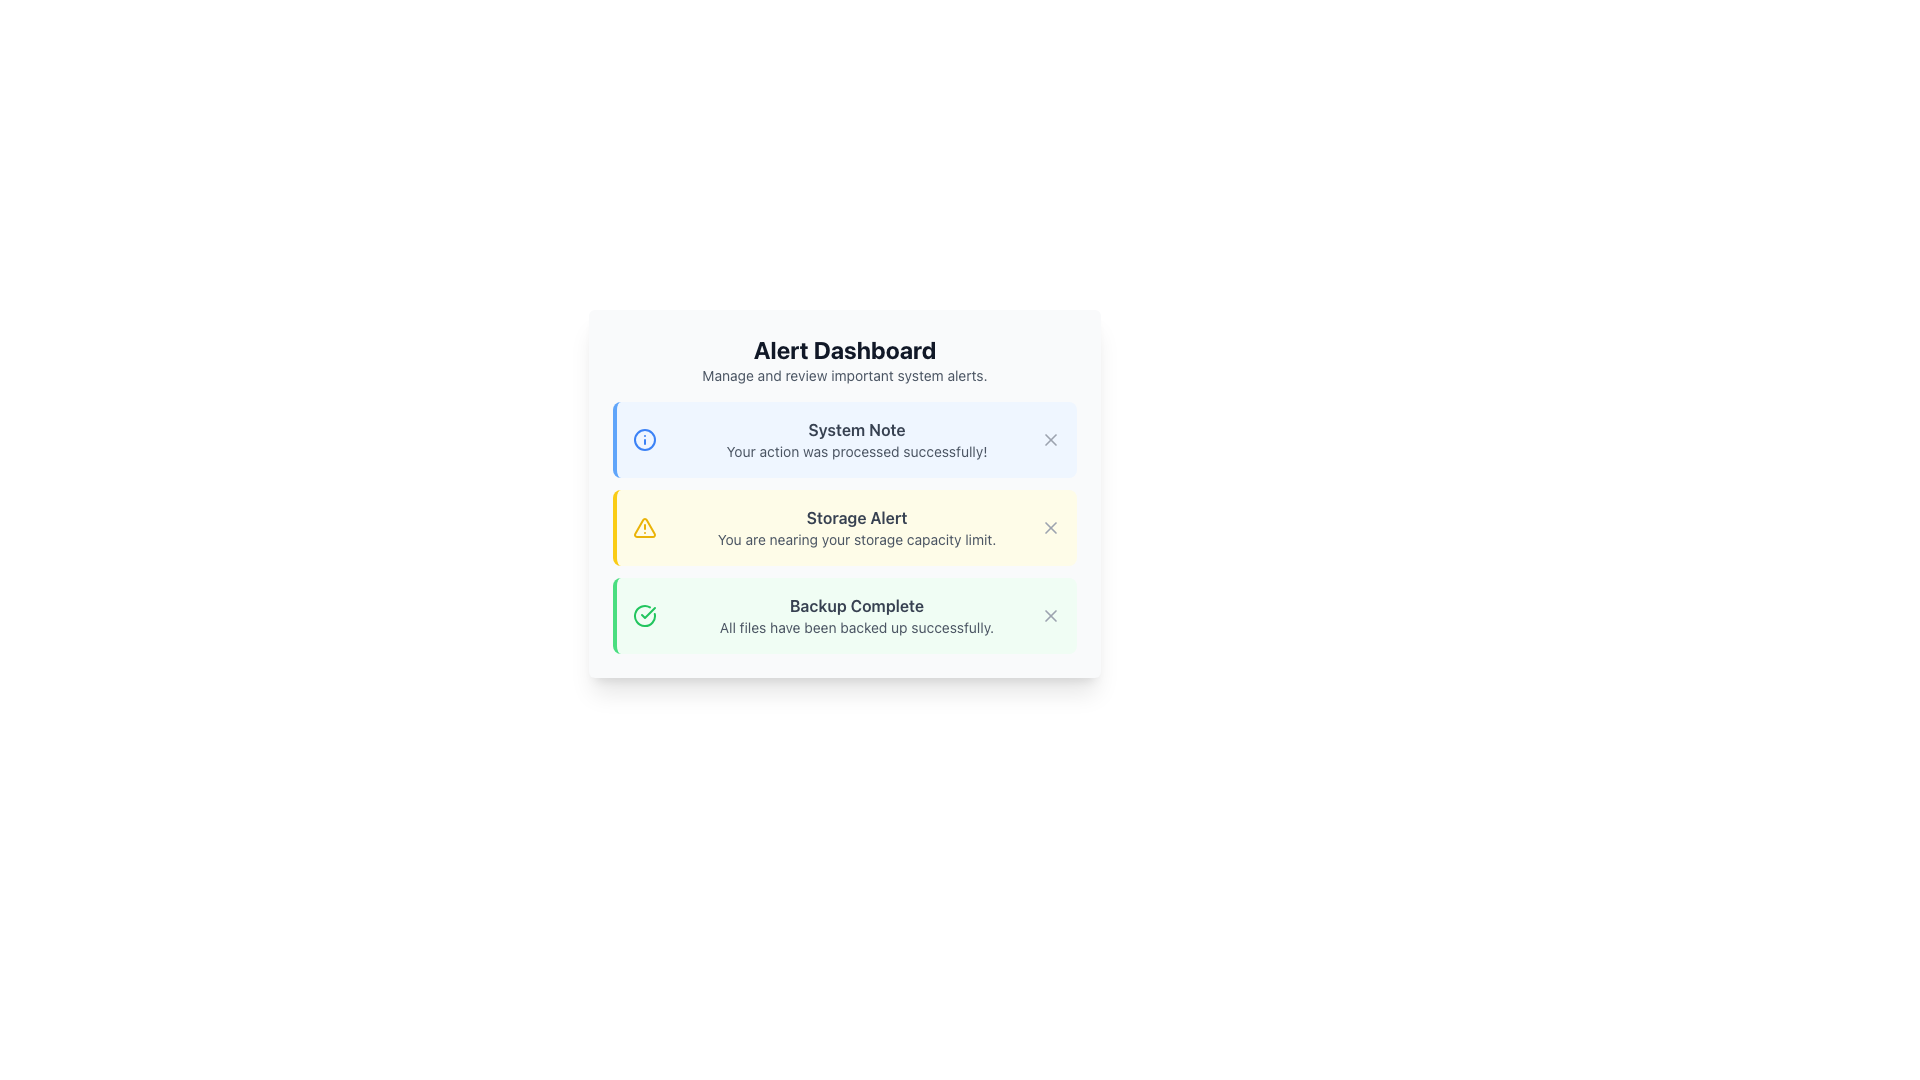  Describe the element at coordinates (644, 438) in the screenshot. I see `the informational note indicator icon located on the left-hand side of the 'System Note' alert row, which is styled with a bordered box and light blue background` at that location.